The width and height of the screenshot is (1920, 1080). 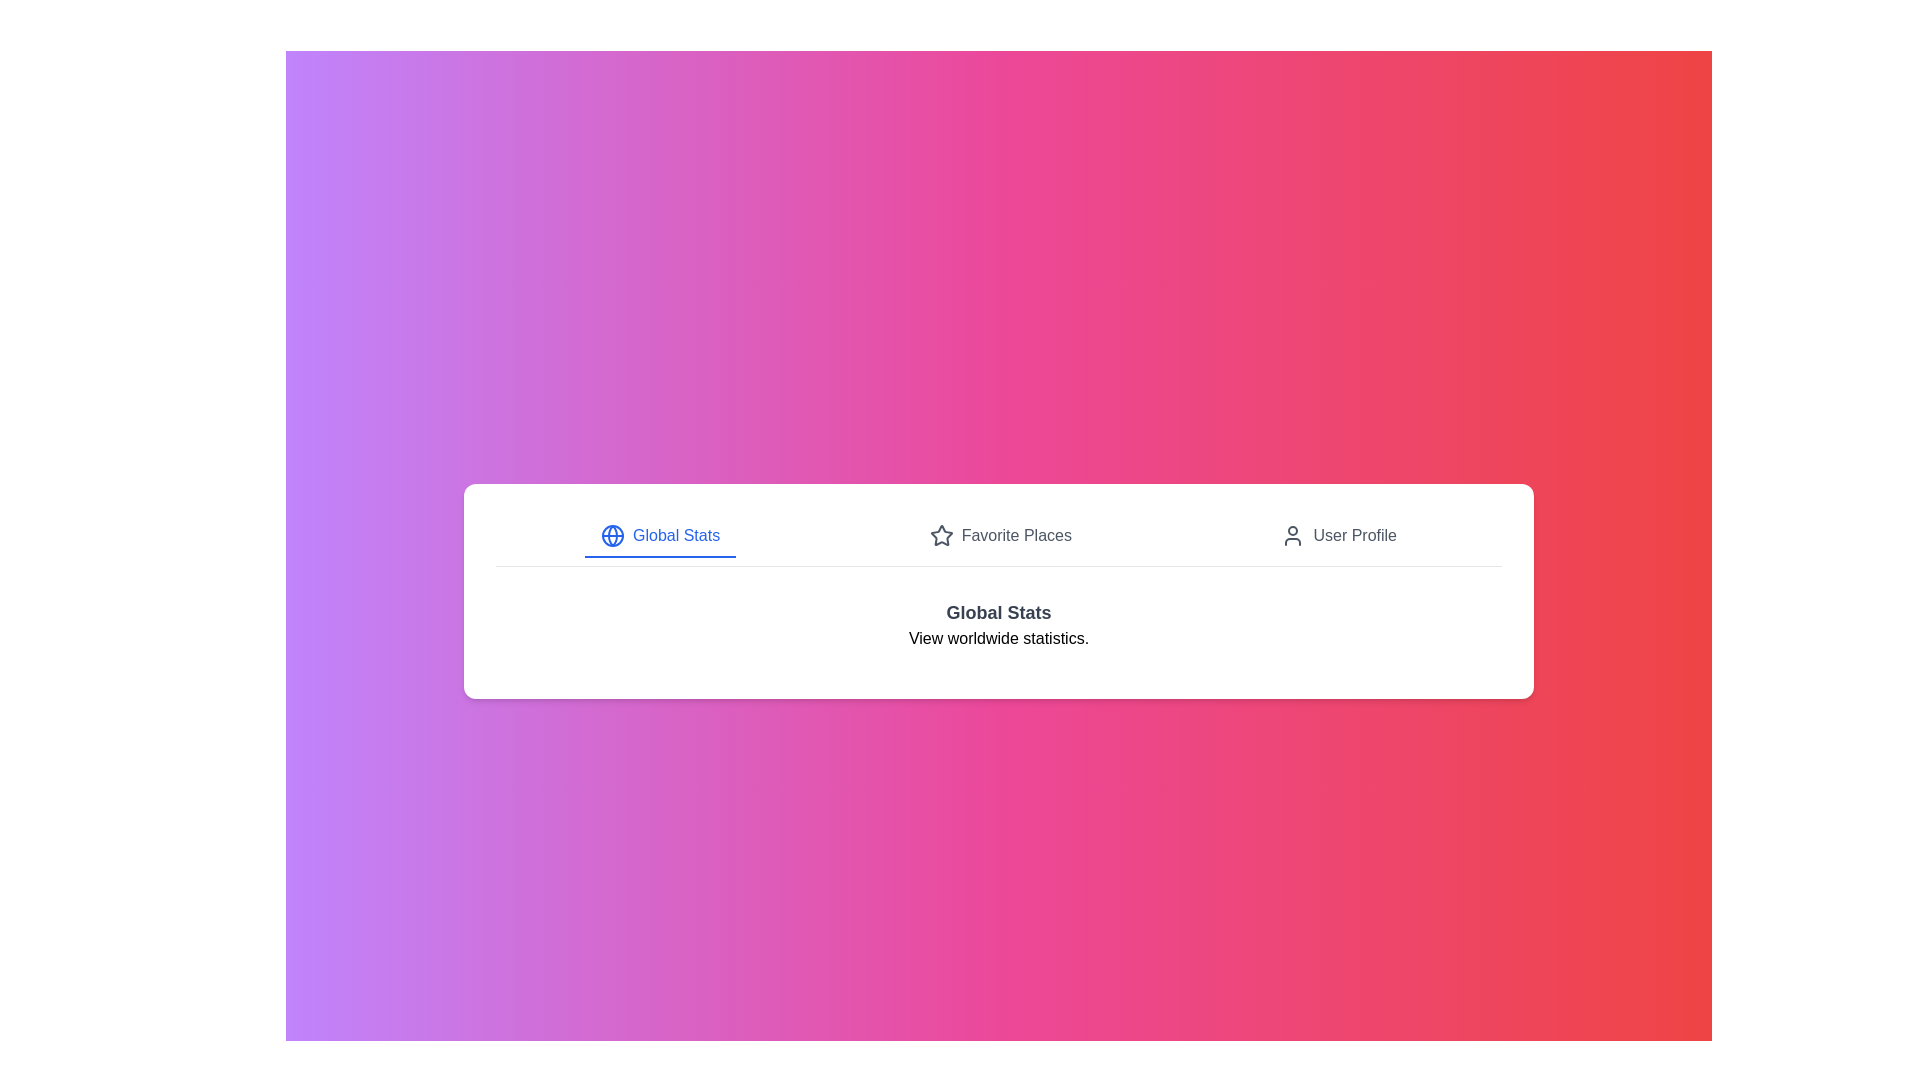 I want to click on the star icon in the navigation bar, which represents 'Favorite Places', so click(x=940, y=534).